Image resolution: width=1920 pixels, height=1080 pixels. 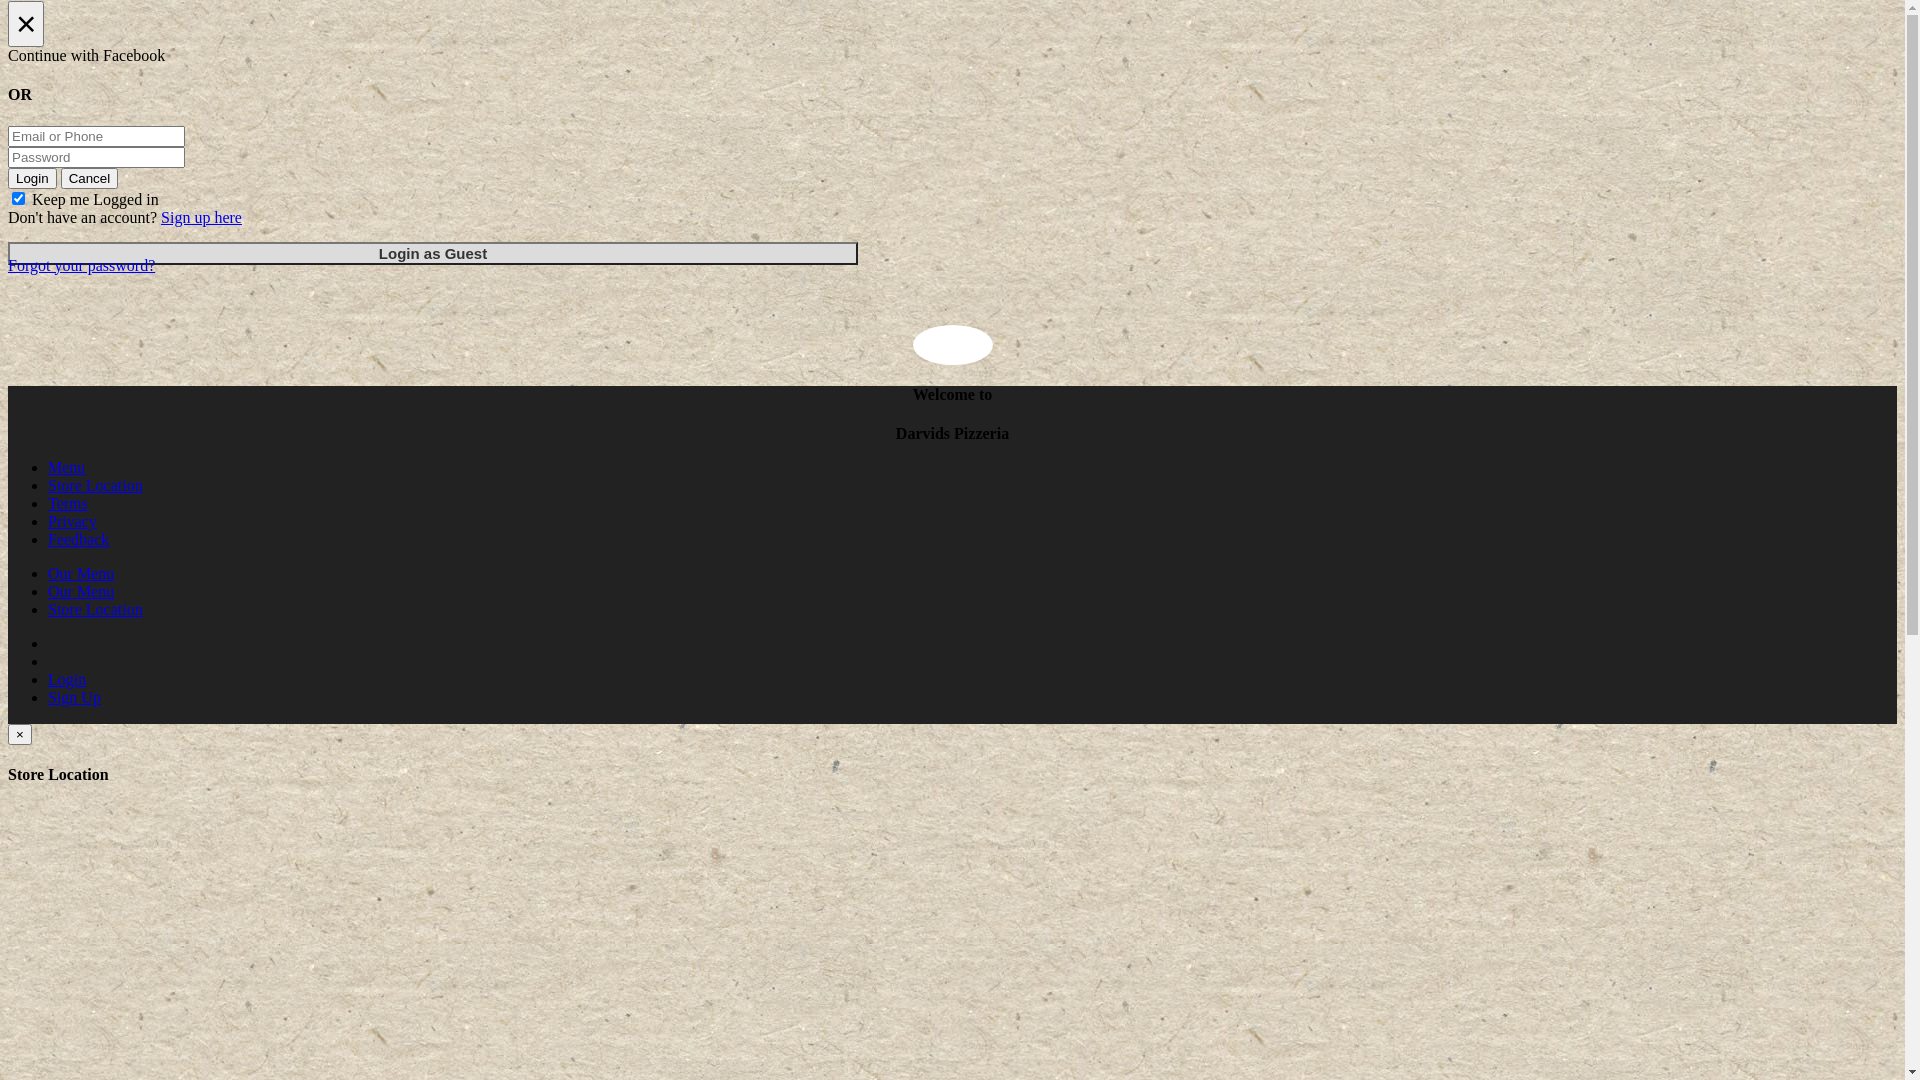 What do you see at coordinates (32, 177) in the screenshot?
I see `'Login'` at bounding box center [32, 177].